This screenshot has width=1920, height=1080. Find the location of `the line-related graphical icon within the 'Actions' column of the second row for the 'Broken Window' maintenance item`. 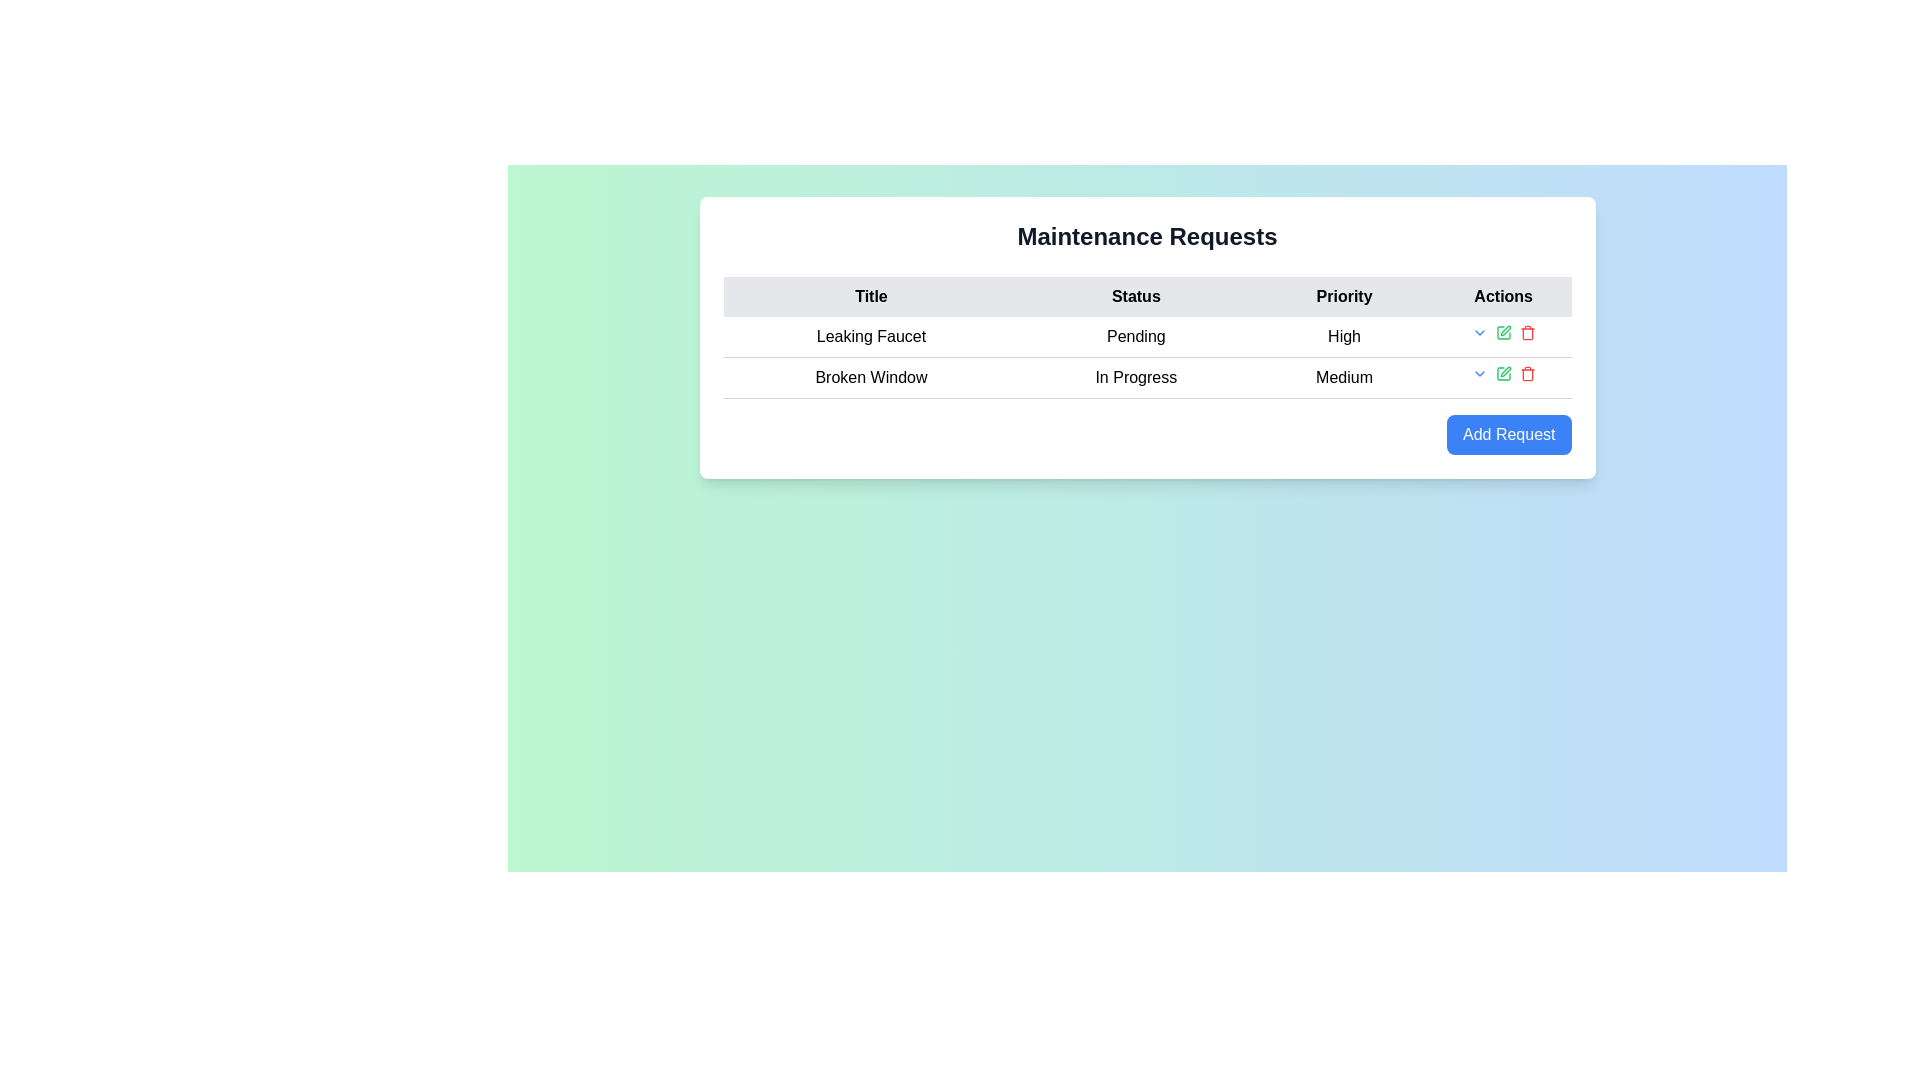

the line-related graphical icon within the 'Actions' column of the second row for the 'Broken Window' maintenance item is located at coordinates (1503, 374).